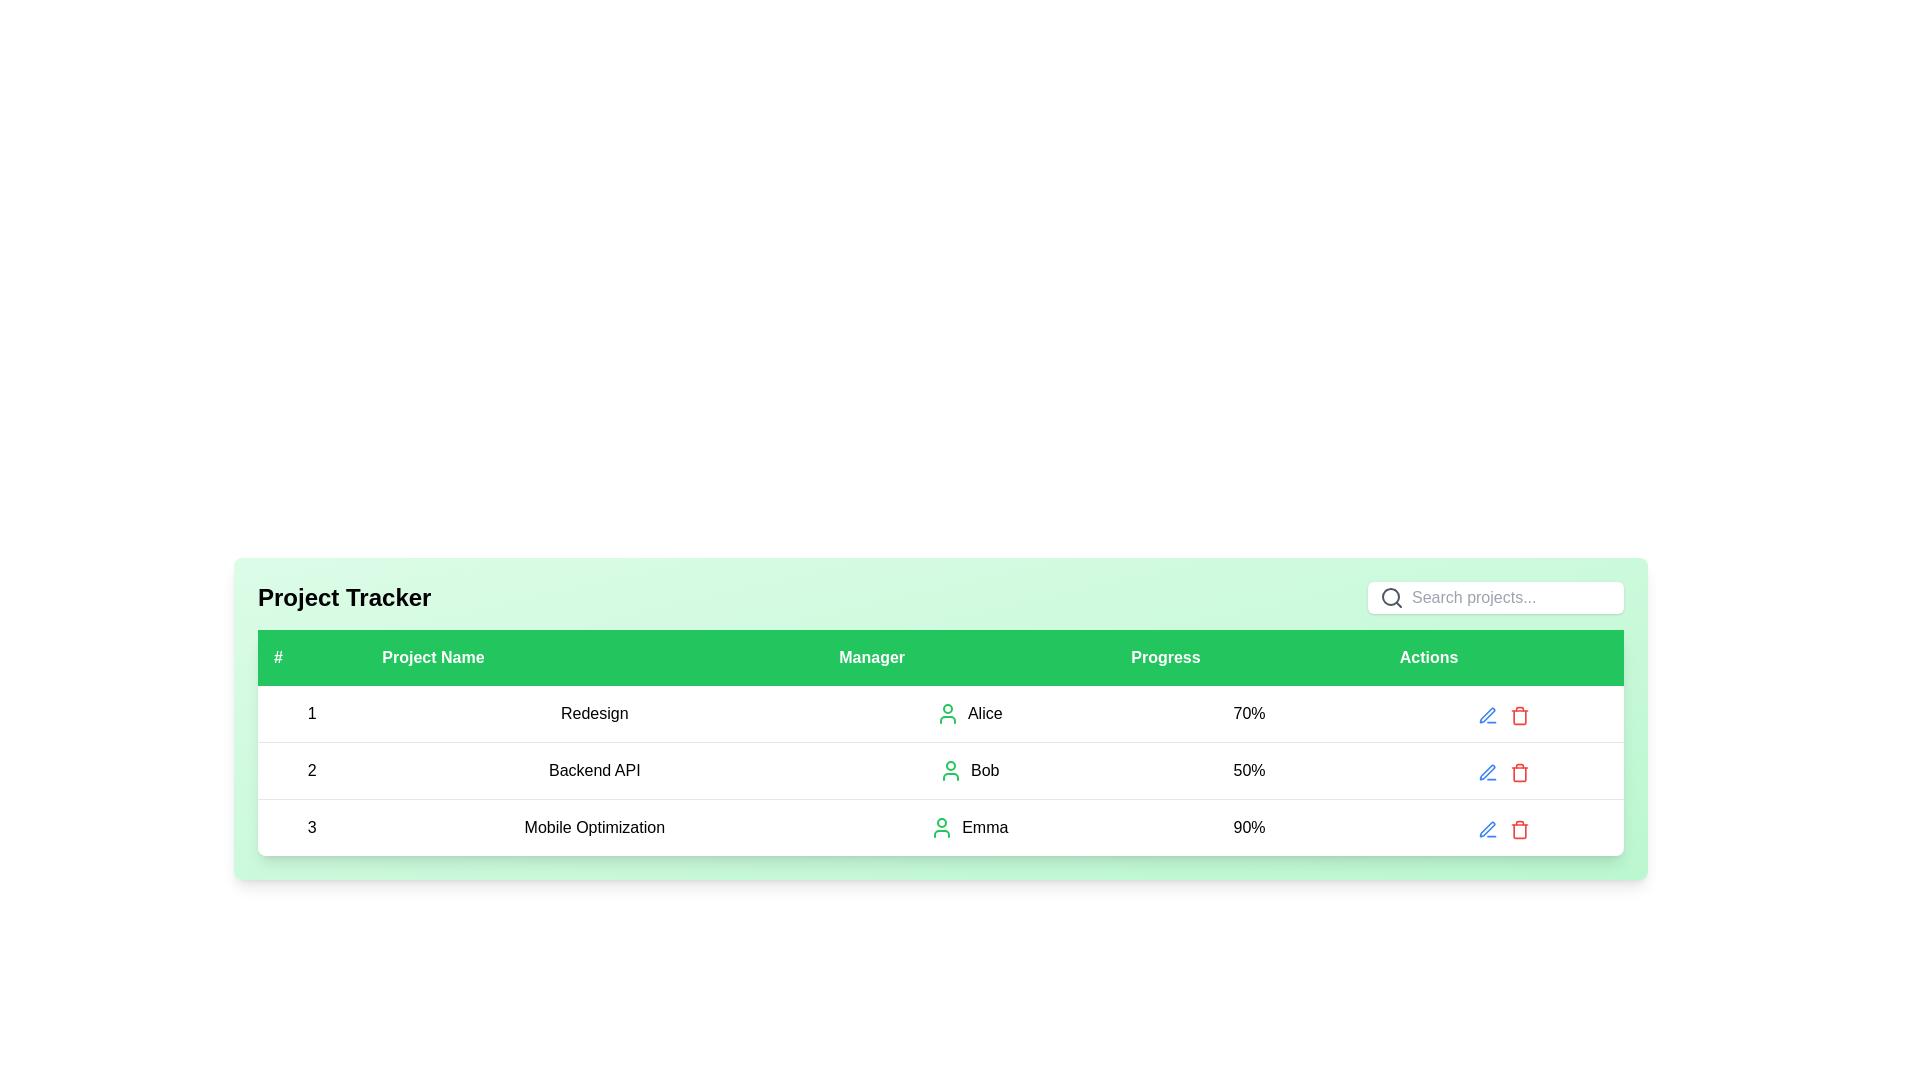  I want to click on the vertical rectangle resembling the trash can's main body within the 'Delete' icon in the 'Actions' column to perform a delete action, so click(1519, 831).